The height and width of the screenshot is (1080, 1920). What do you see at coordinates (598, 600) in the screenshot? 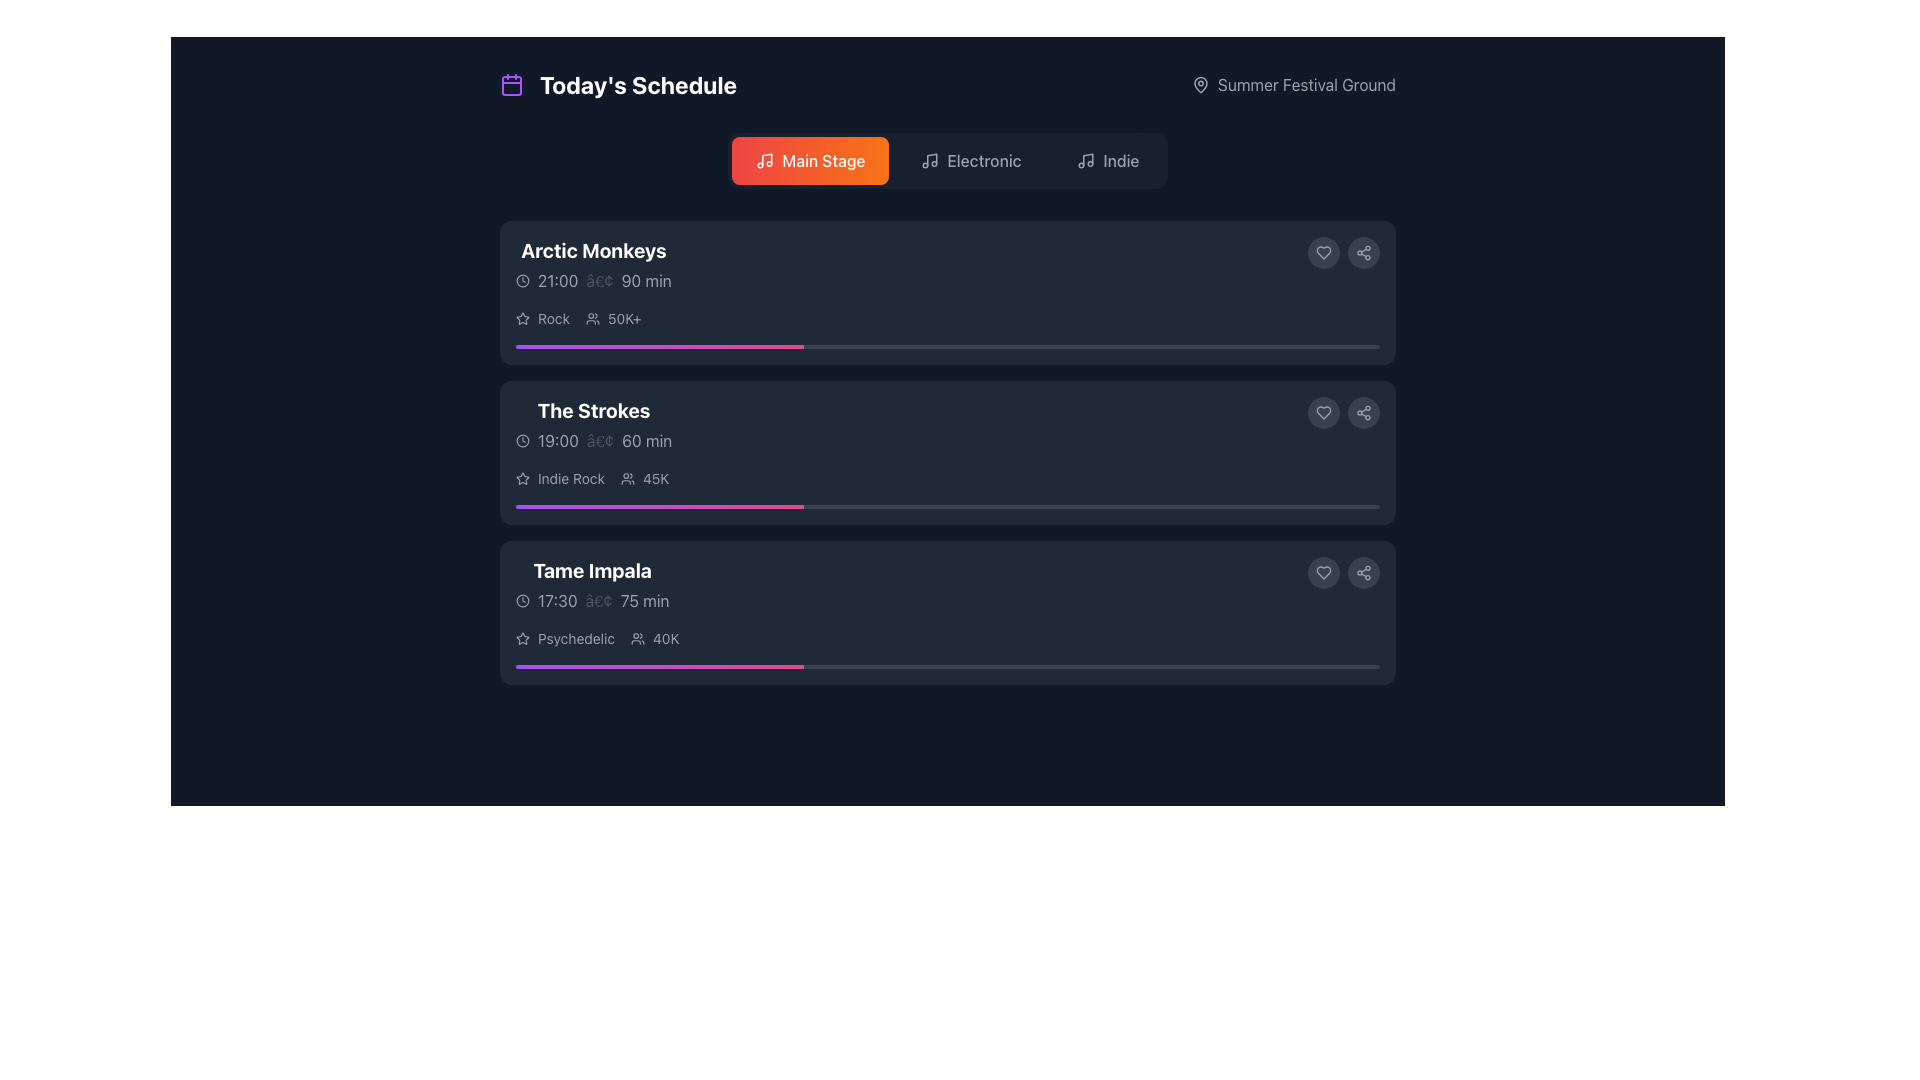
I see `the small gray circular bullet point that separates '17:30' and '75 min' in the time and duration information for 'Tame Impala'` at bounding box center [598, 600].